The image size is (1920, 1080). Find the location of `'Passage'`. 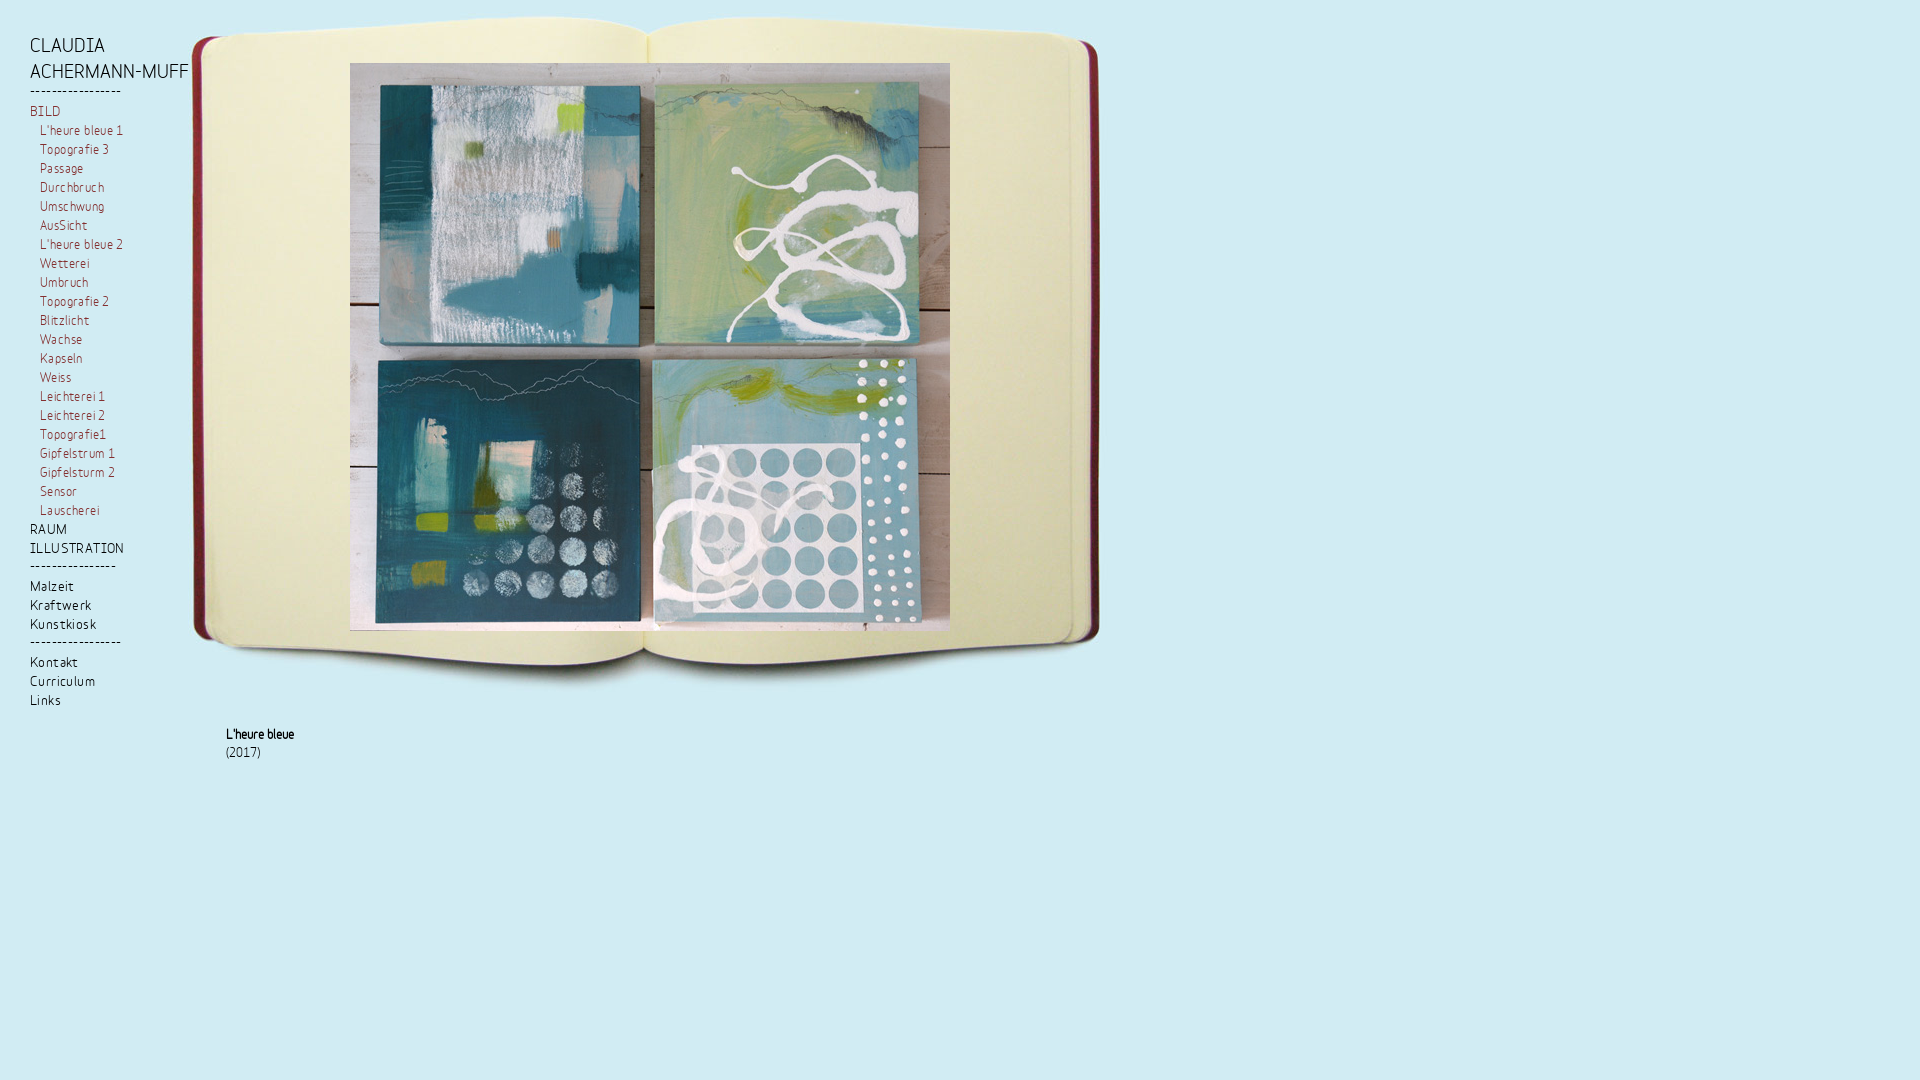

'Passage' is located at coordinates (62, 168).